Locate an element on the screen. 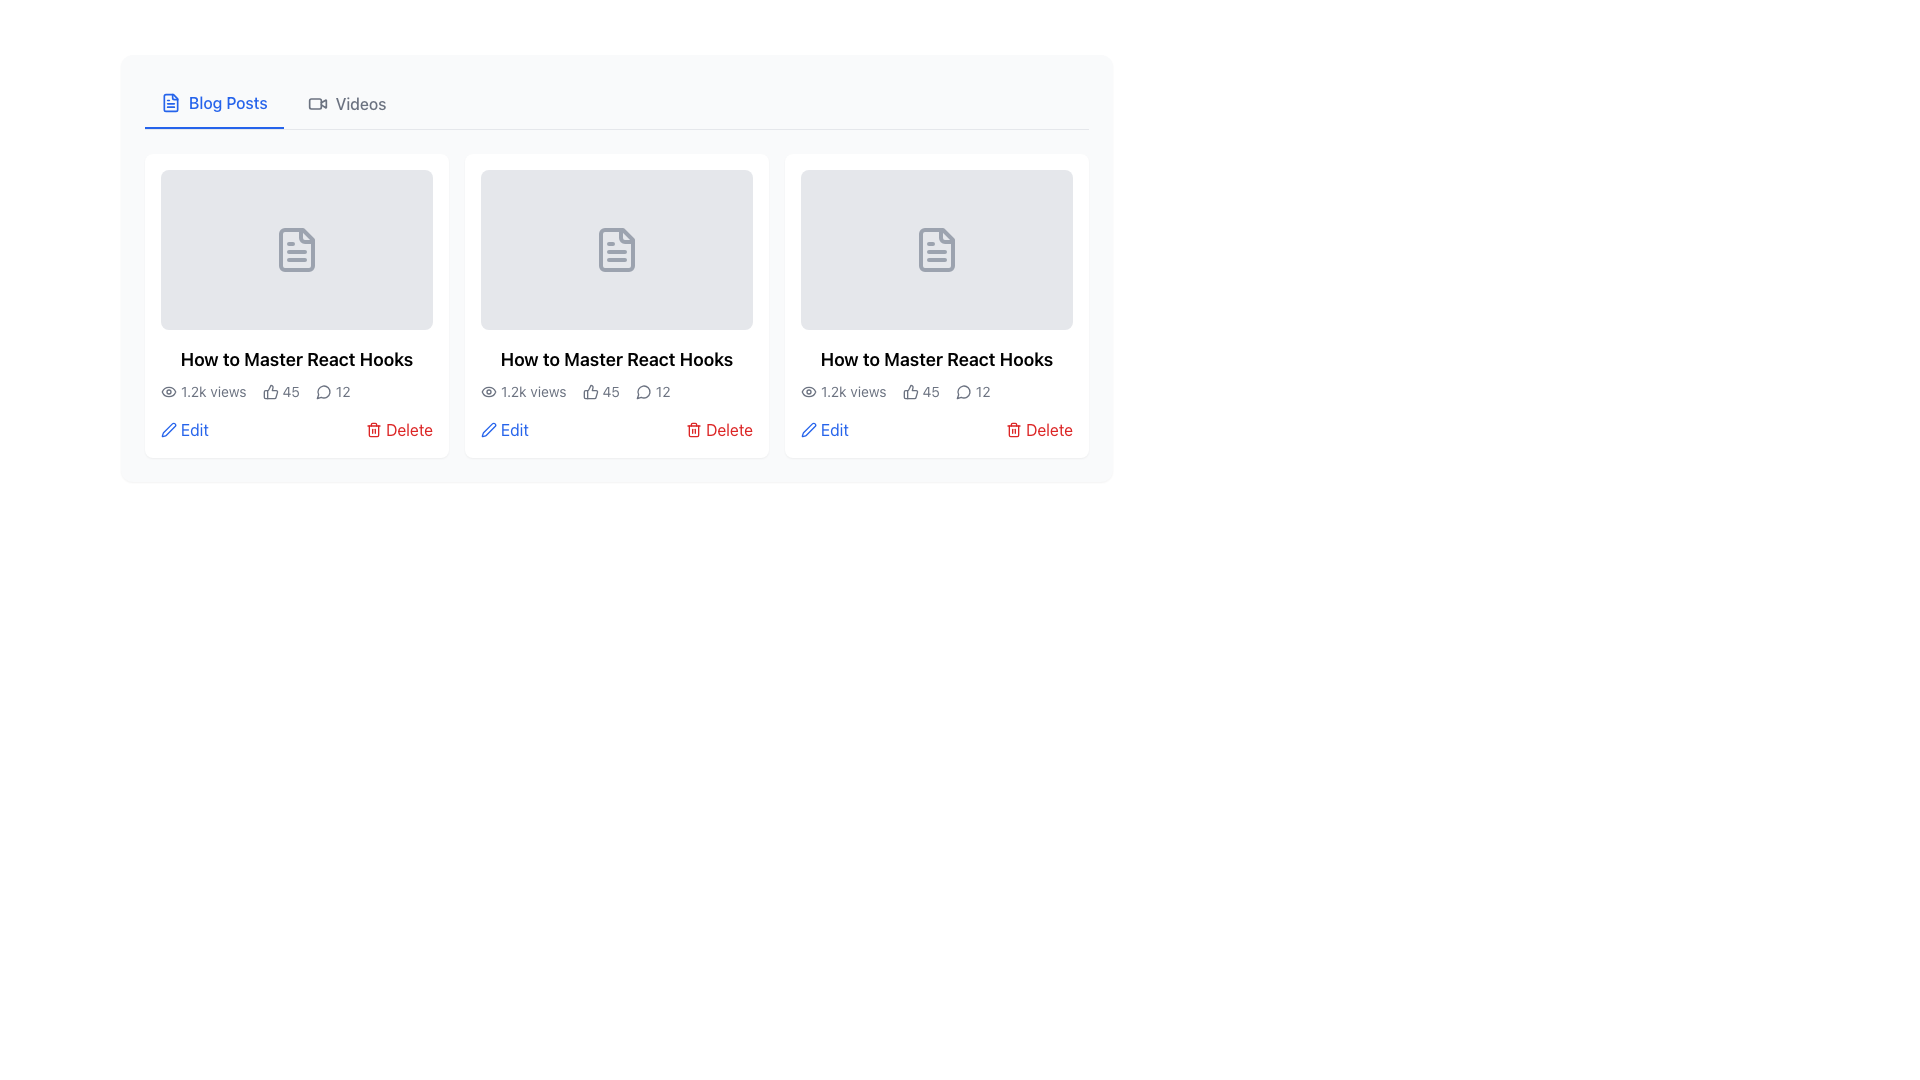  the comment indicator icon located in the center-right of the content card is located at coordinates (323, 392).